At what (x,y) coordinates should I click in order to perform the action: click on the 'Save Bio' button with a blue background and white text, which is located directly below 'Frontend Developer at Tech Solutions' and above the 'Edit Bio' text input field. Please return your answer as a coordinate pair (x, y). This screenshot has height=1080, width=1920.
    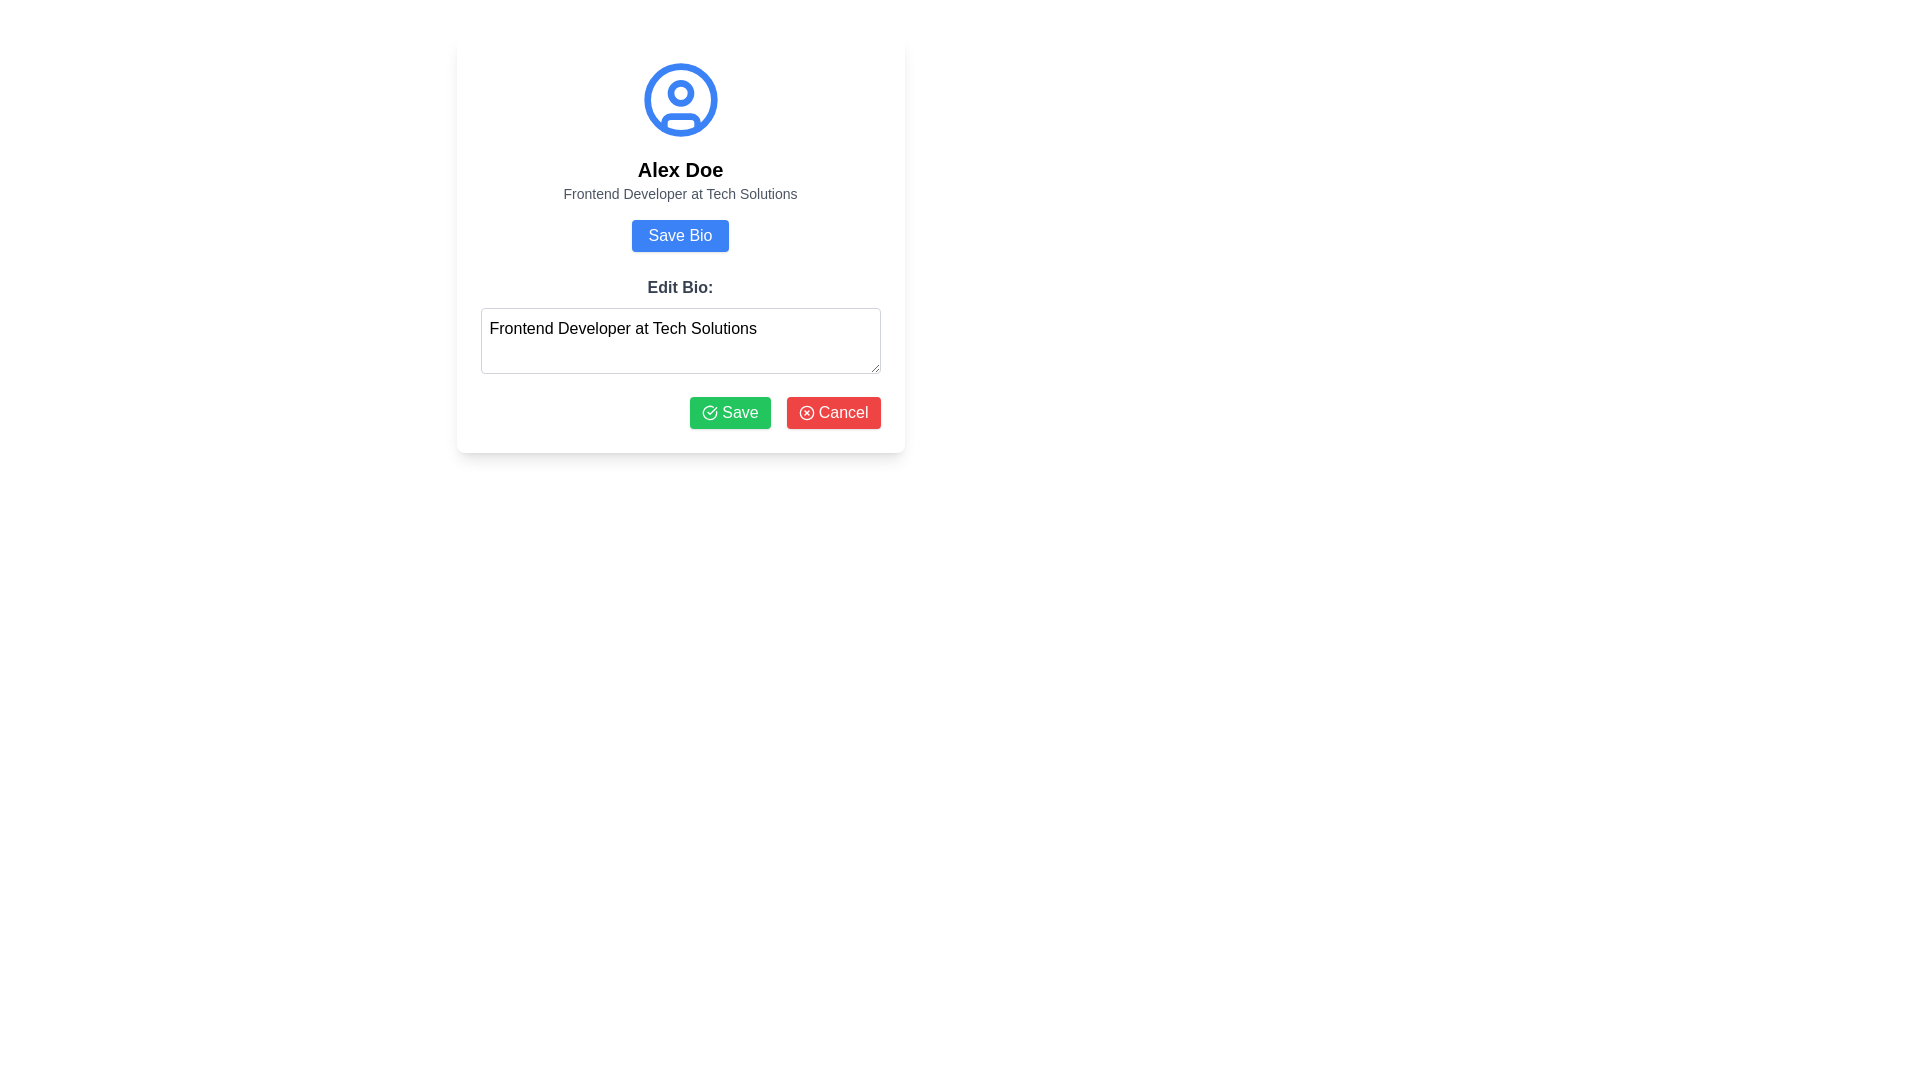
    Looking at the image, I should click on (680, 234).